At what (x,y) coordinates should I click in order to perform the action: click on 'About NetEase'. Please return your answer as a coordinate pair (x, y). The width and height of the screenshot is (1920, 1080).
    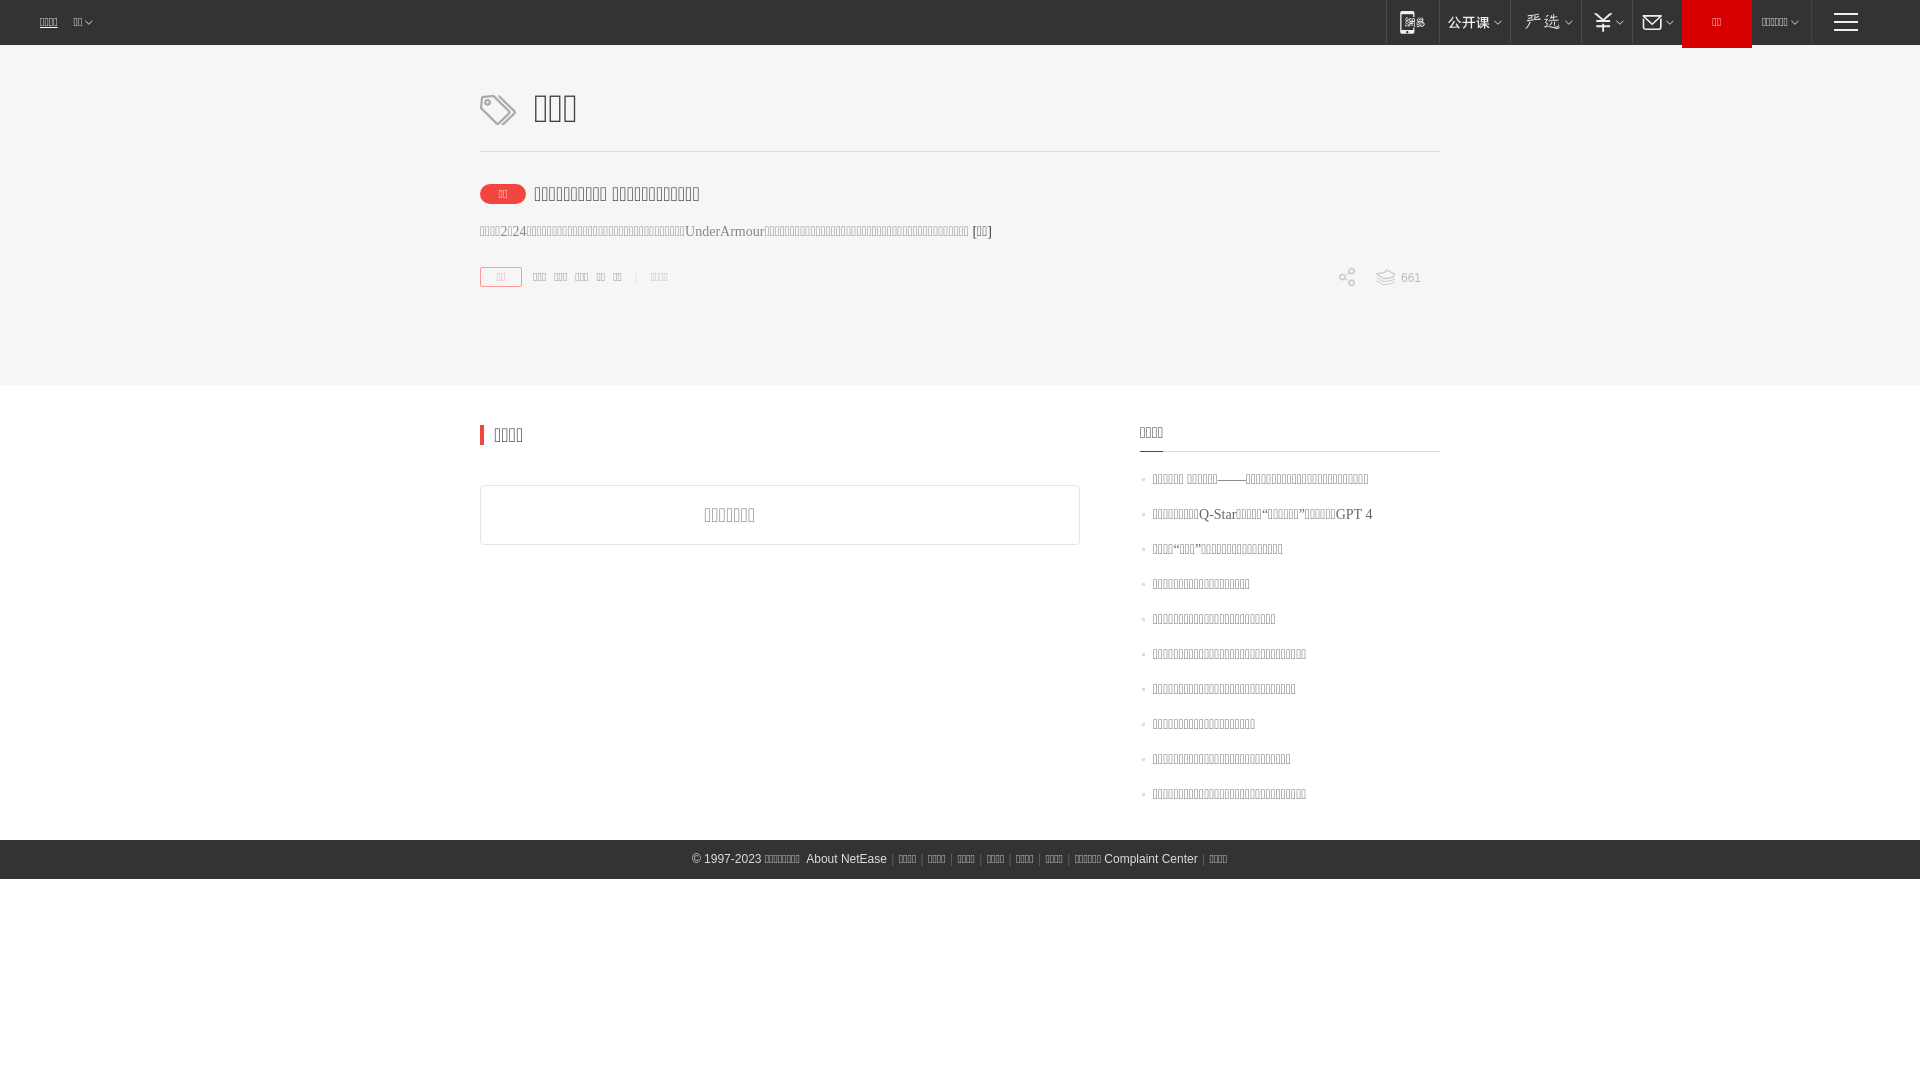
    Looking at the image, I should click on (846, 858).